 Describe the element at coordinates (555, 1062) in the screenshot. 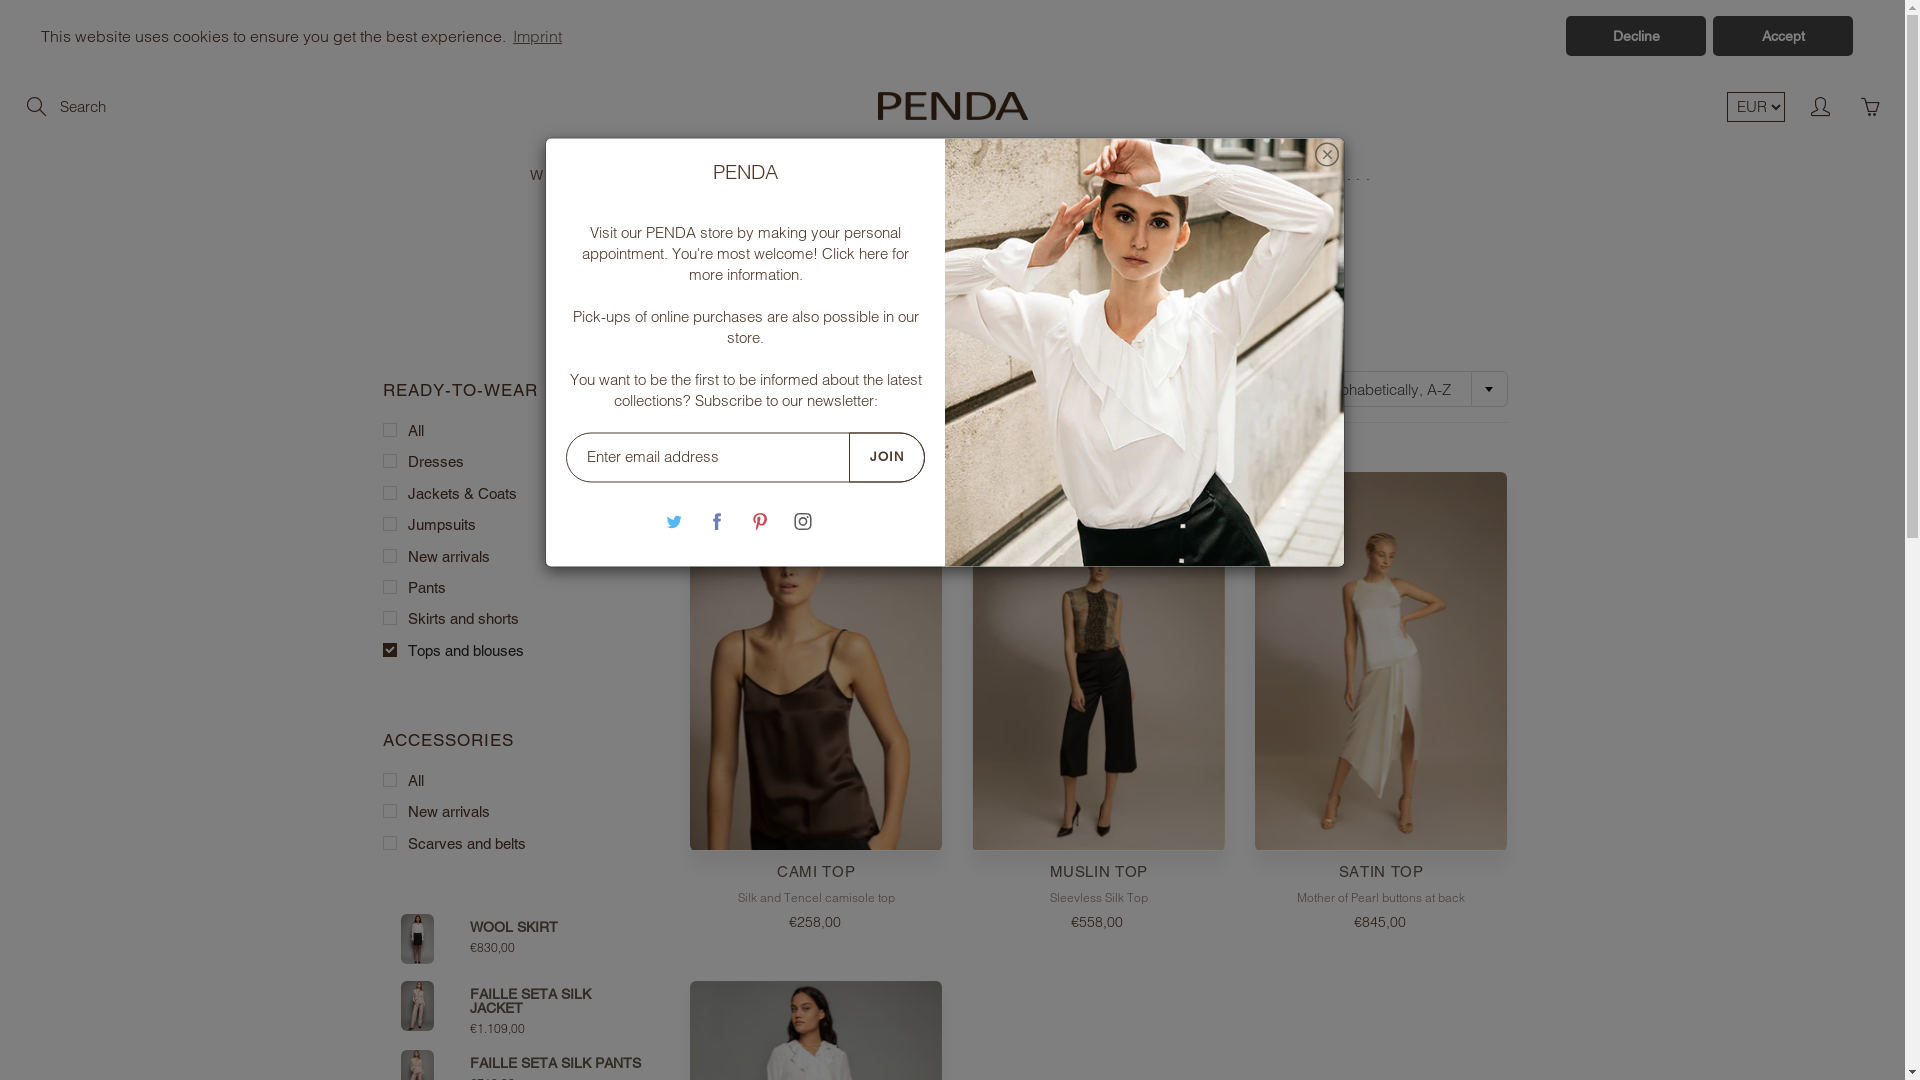

I see `'FAILLE SETA SILK PANTS'` at that location.